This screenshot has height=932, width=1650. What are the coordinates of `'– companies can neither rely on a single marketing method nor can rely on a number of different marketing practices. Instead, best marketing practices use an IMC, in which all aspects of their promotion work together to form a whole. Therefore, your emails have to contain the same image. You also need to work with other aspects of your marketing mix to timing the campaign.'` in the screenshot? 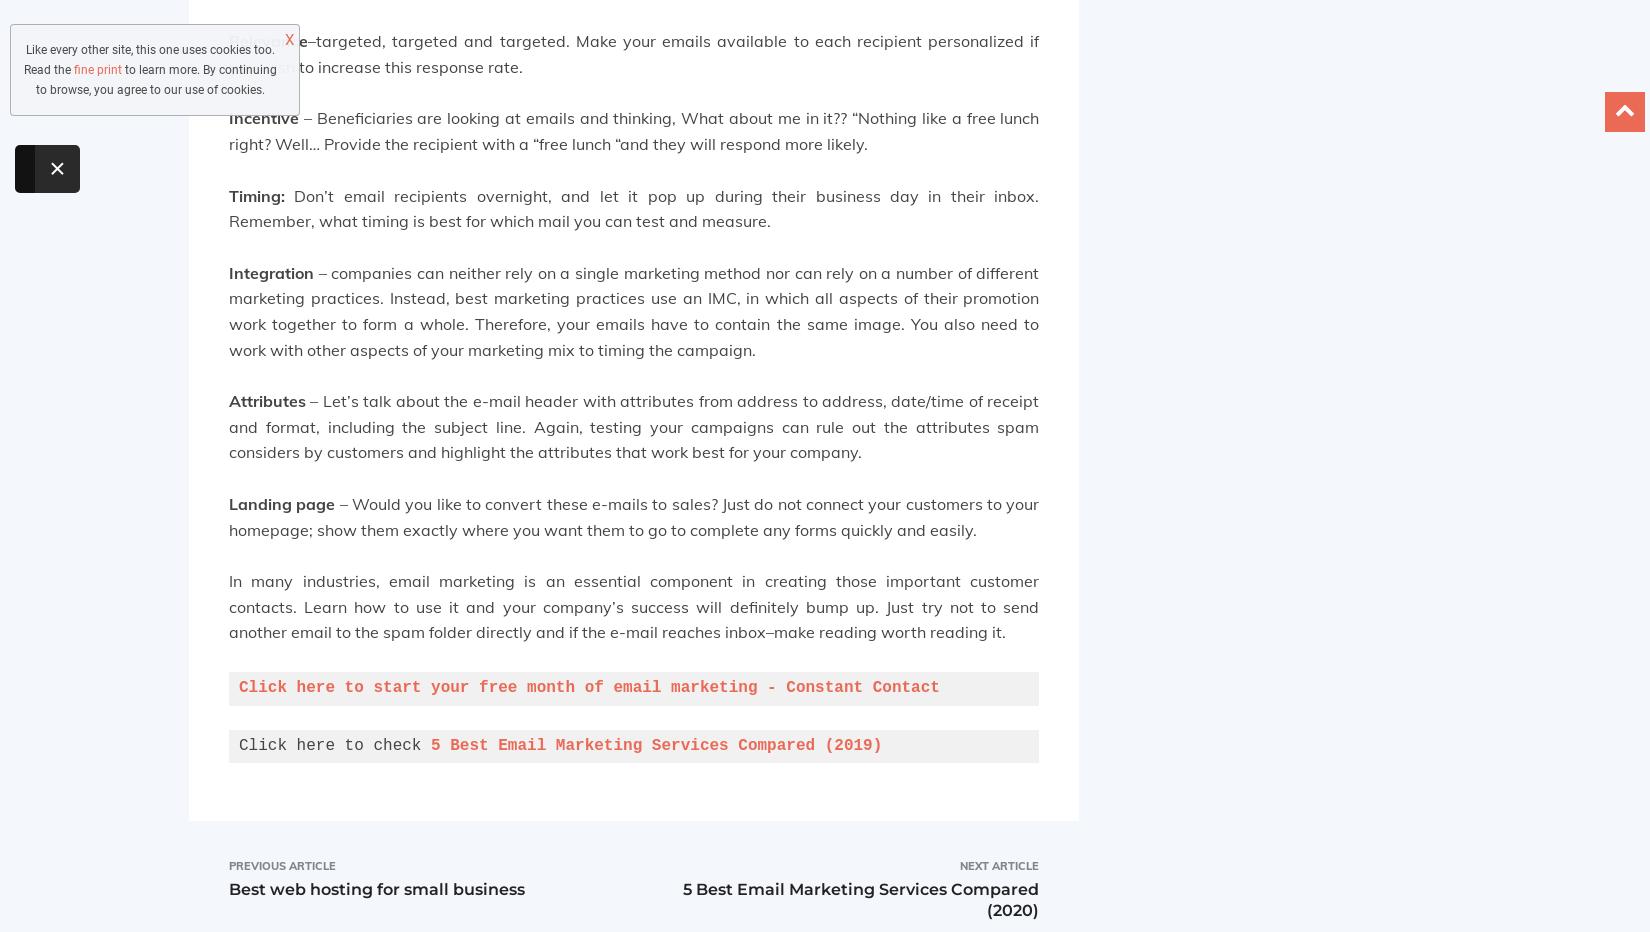 It's located at (632, 310).